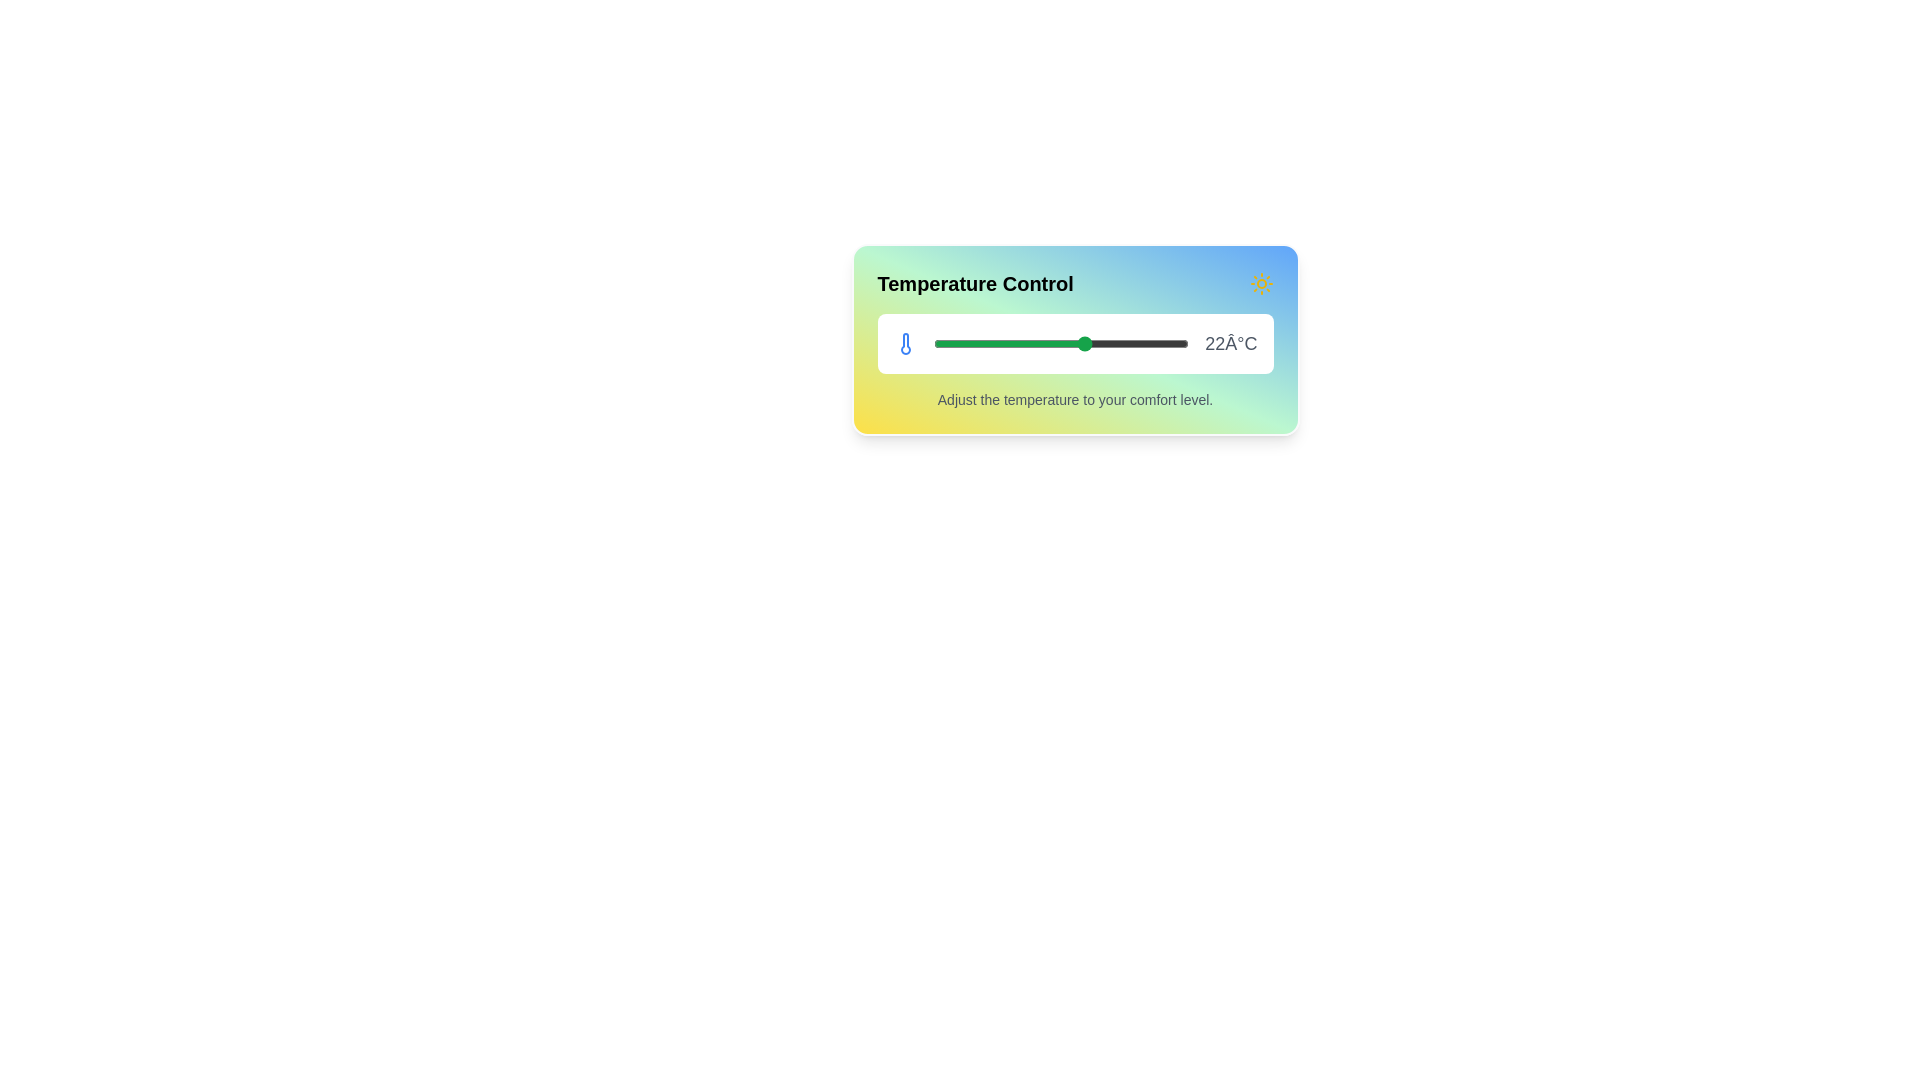 The width and height of the screenshot is (1920, 1080). Describe the element at coordinates (1176, 338) in the screenshot. I see `the temperature` at that location.